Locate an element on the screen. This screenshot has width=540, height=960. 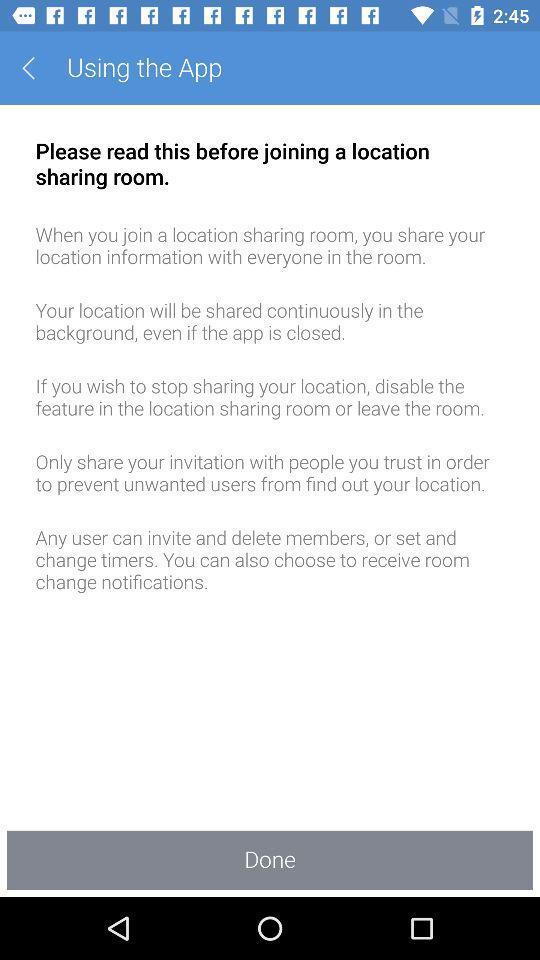
the item to the left of the using the app app is located at coordinates (35, 68).